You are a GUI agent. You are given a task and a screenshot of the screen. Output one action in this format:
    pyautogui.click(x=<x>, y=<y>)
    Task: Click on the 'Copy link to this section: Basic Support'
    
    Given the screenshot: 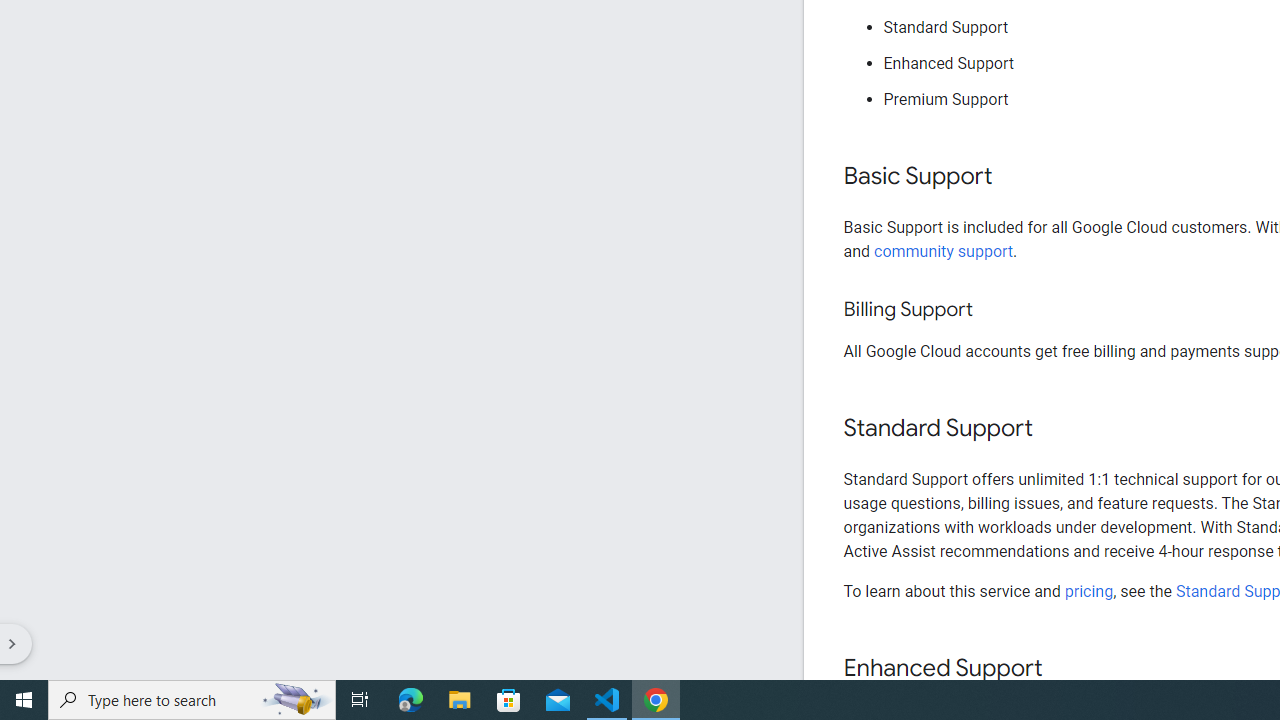 What is the action you would take?
    pyautogui.click(x=1012, y=176)
    